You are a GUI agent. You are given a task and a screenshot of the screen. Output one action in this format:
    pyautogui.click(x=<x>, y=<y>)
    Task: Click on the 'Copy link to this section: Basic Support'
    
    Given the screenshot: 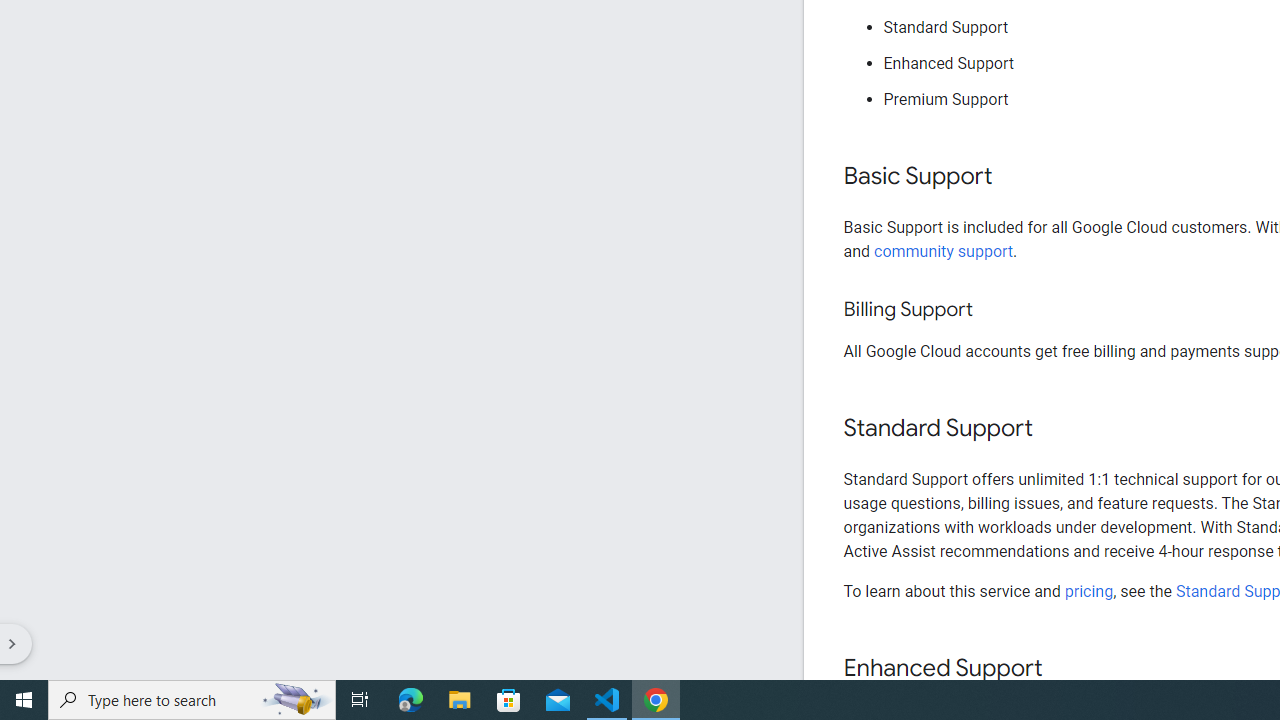 What is the action you would take?
    pyautogui.click(x=1012, y=176)
    